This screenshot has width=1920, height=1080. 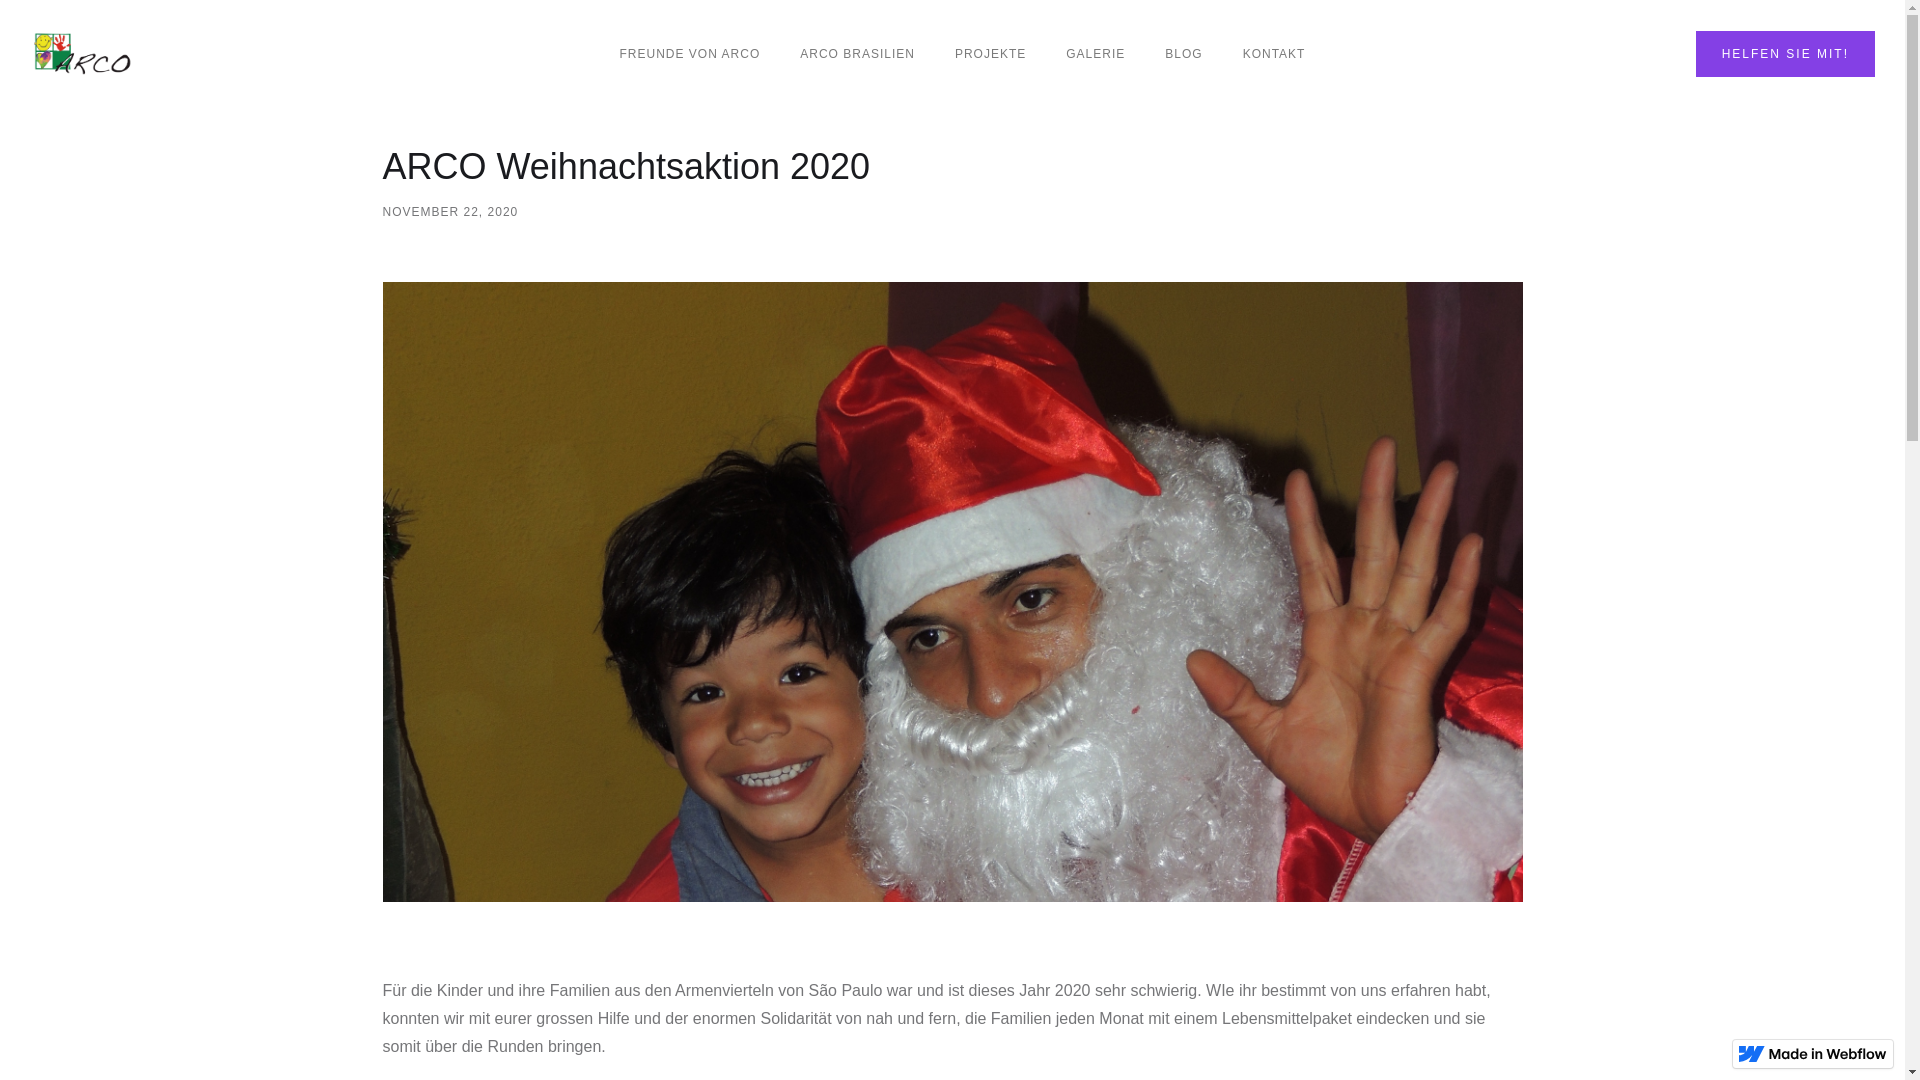 I want to click on 'GALERIE', so click(x=1094, y=53).